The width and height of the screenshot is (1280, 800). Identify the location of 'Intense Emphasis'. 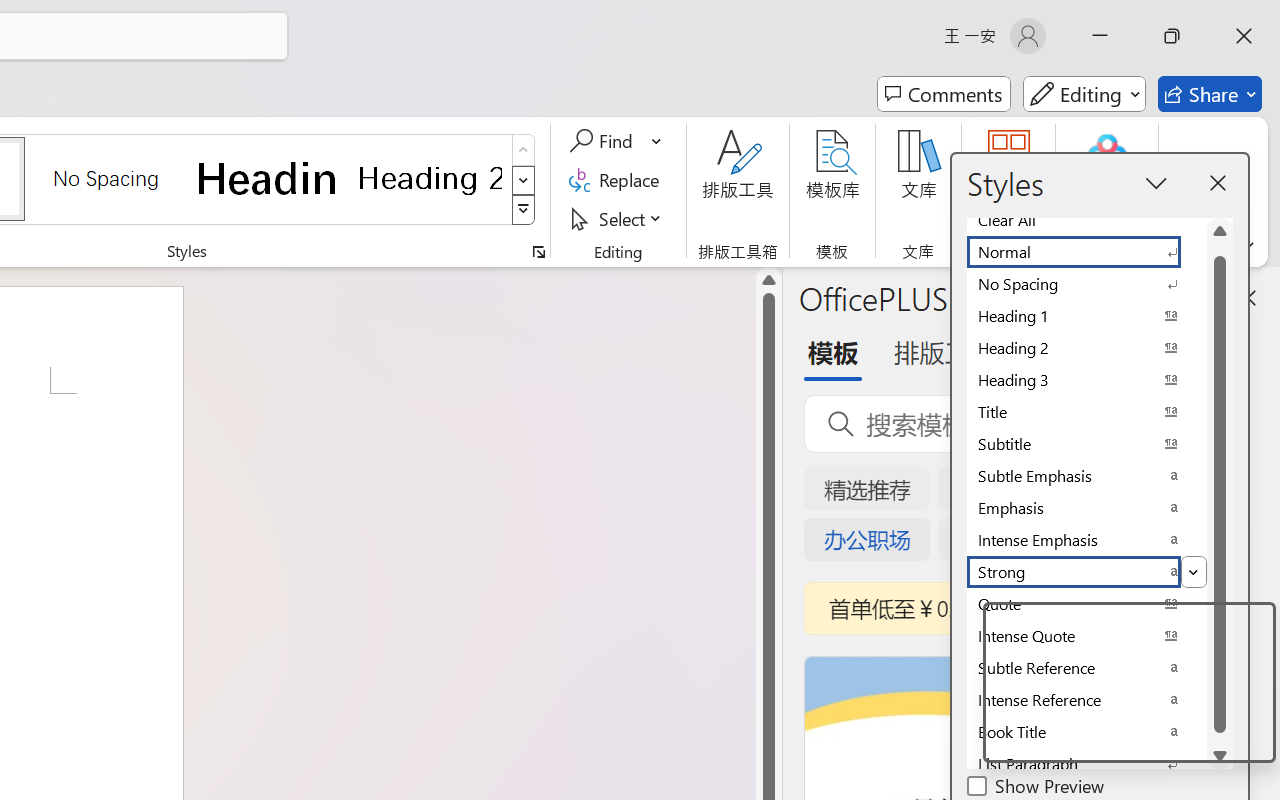
(1085, 540).